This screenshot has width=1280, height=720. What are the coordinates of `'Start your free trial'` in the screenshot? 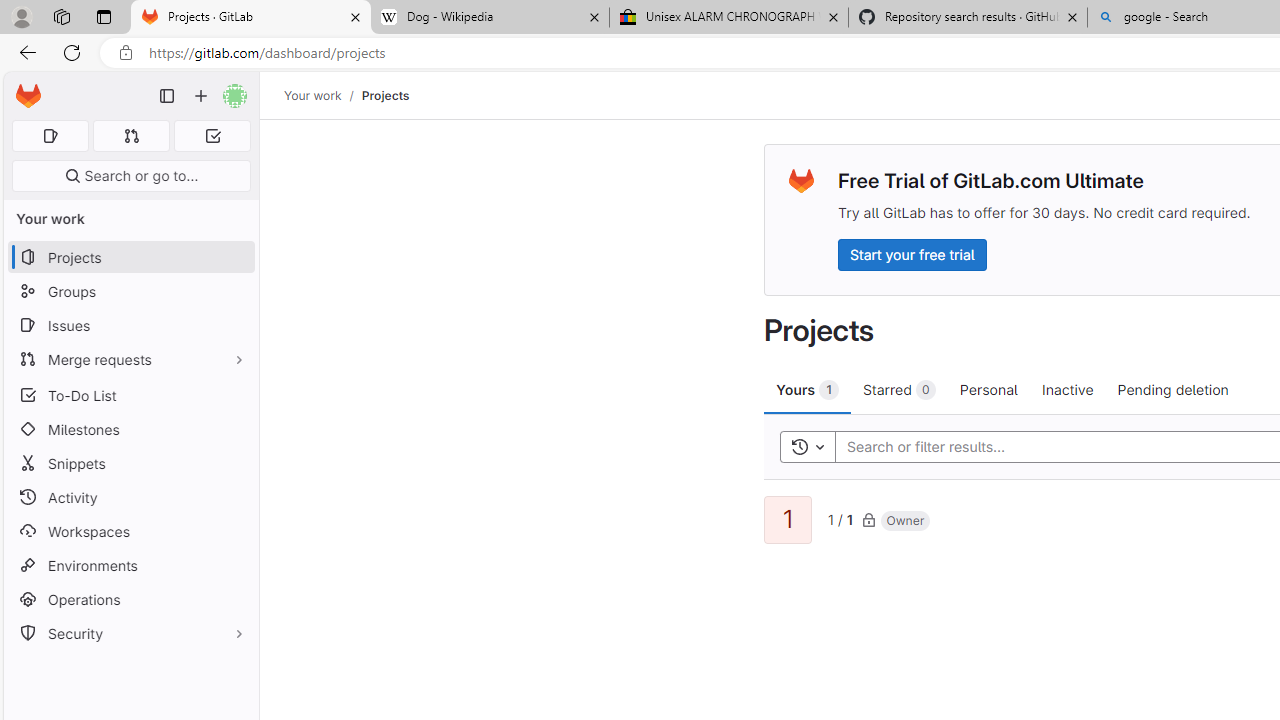 It's located at (911, 253).